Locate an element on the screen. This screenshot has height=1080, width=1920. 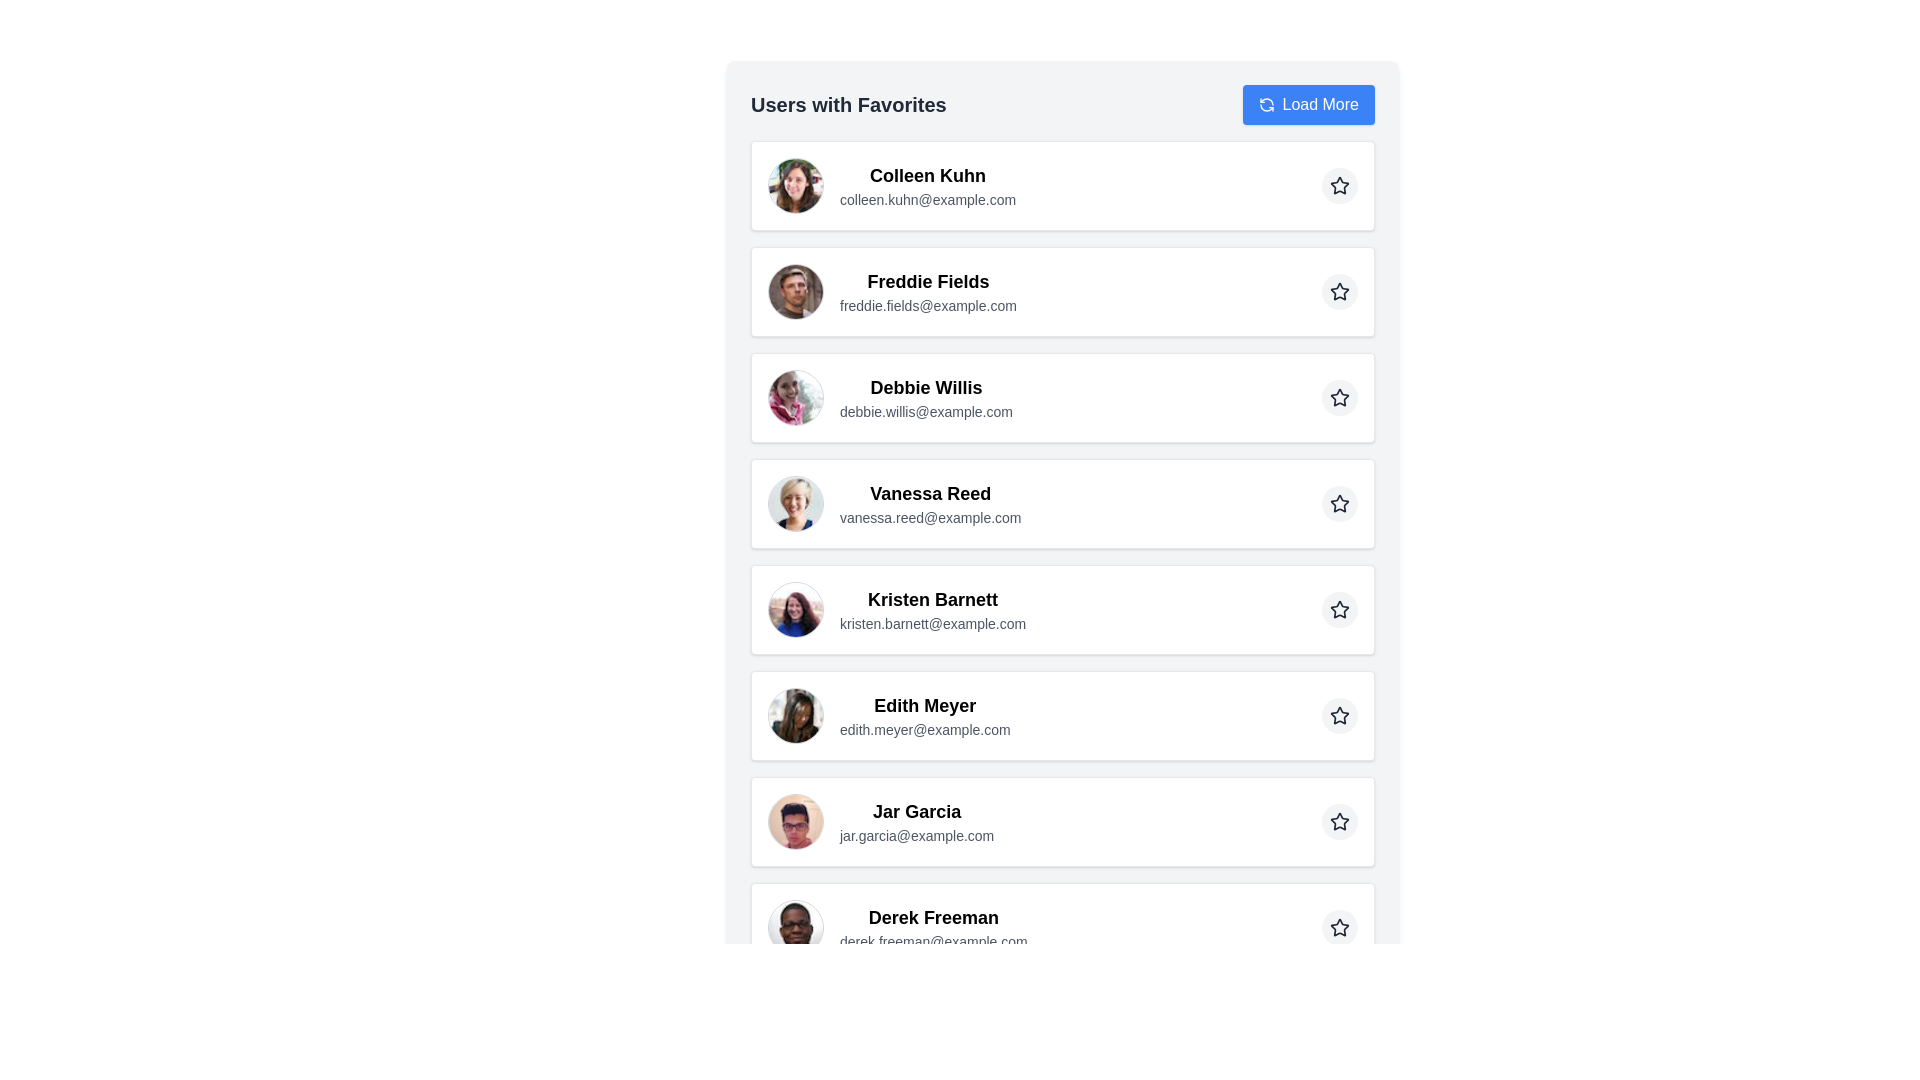
the text display area that shows the user's name and email address, located is located at coordinates (927, 185).